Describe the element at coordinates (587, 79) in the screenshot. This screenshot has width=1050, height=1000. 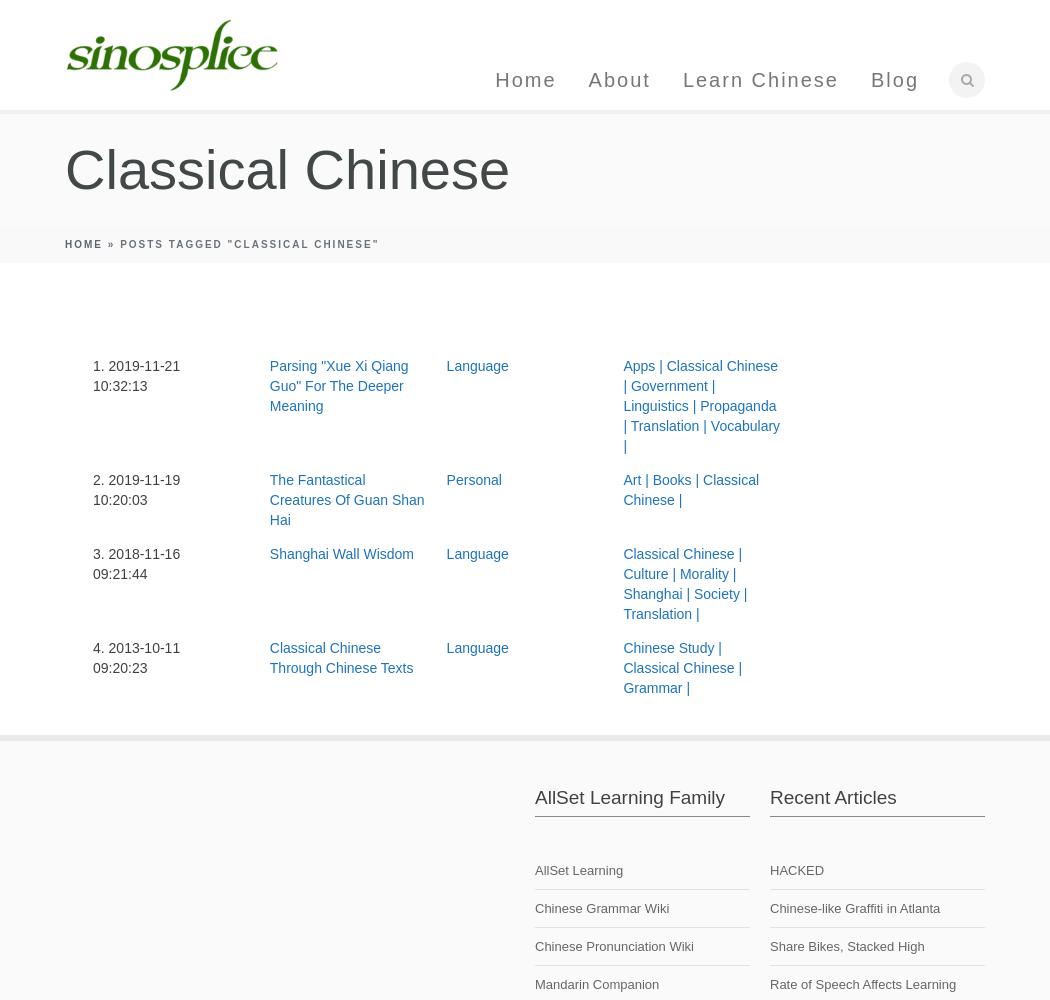
I see `'About'` at that location.